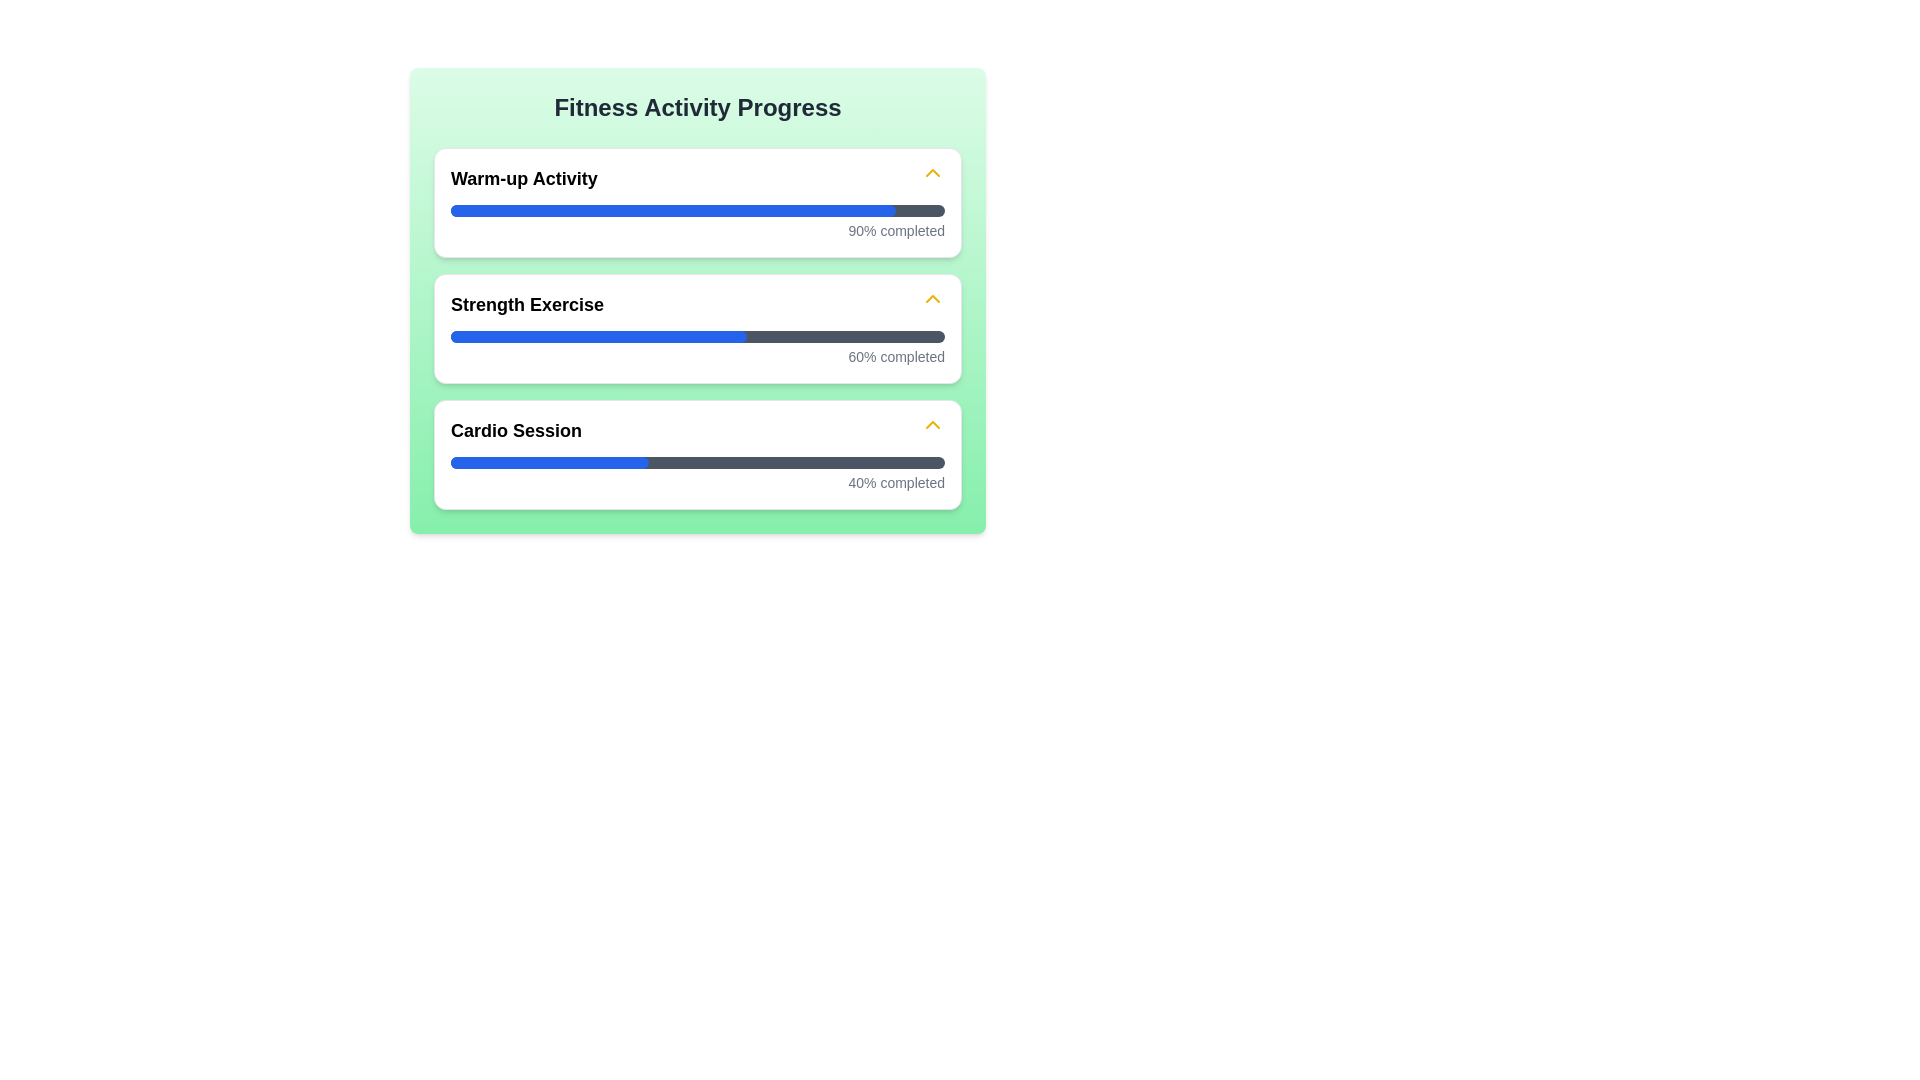 The width and height of the screenshot is (1920, 1080). I want to click on the Text Label indicating the name of the activity associated with the progress tracker, located in the third row under the 'Strength Exercise' tracker, so click(516, 430).